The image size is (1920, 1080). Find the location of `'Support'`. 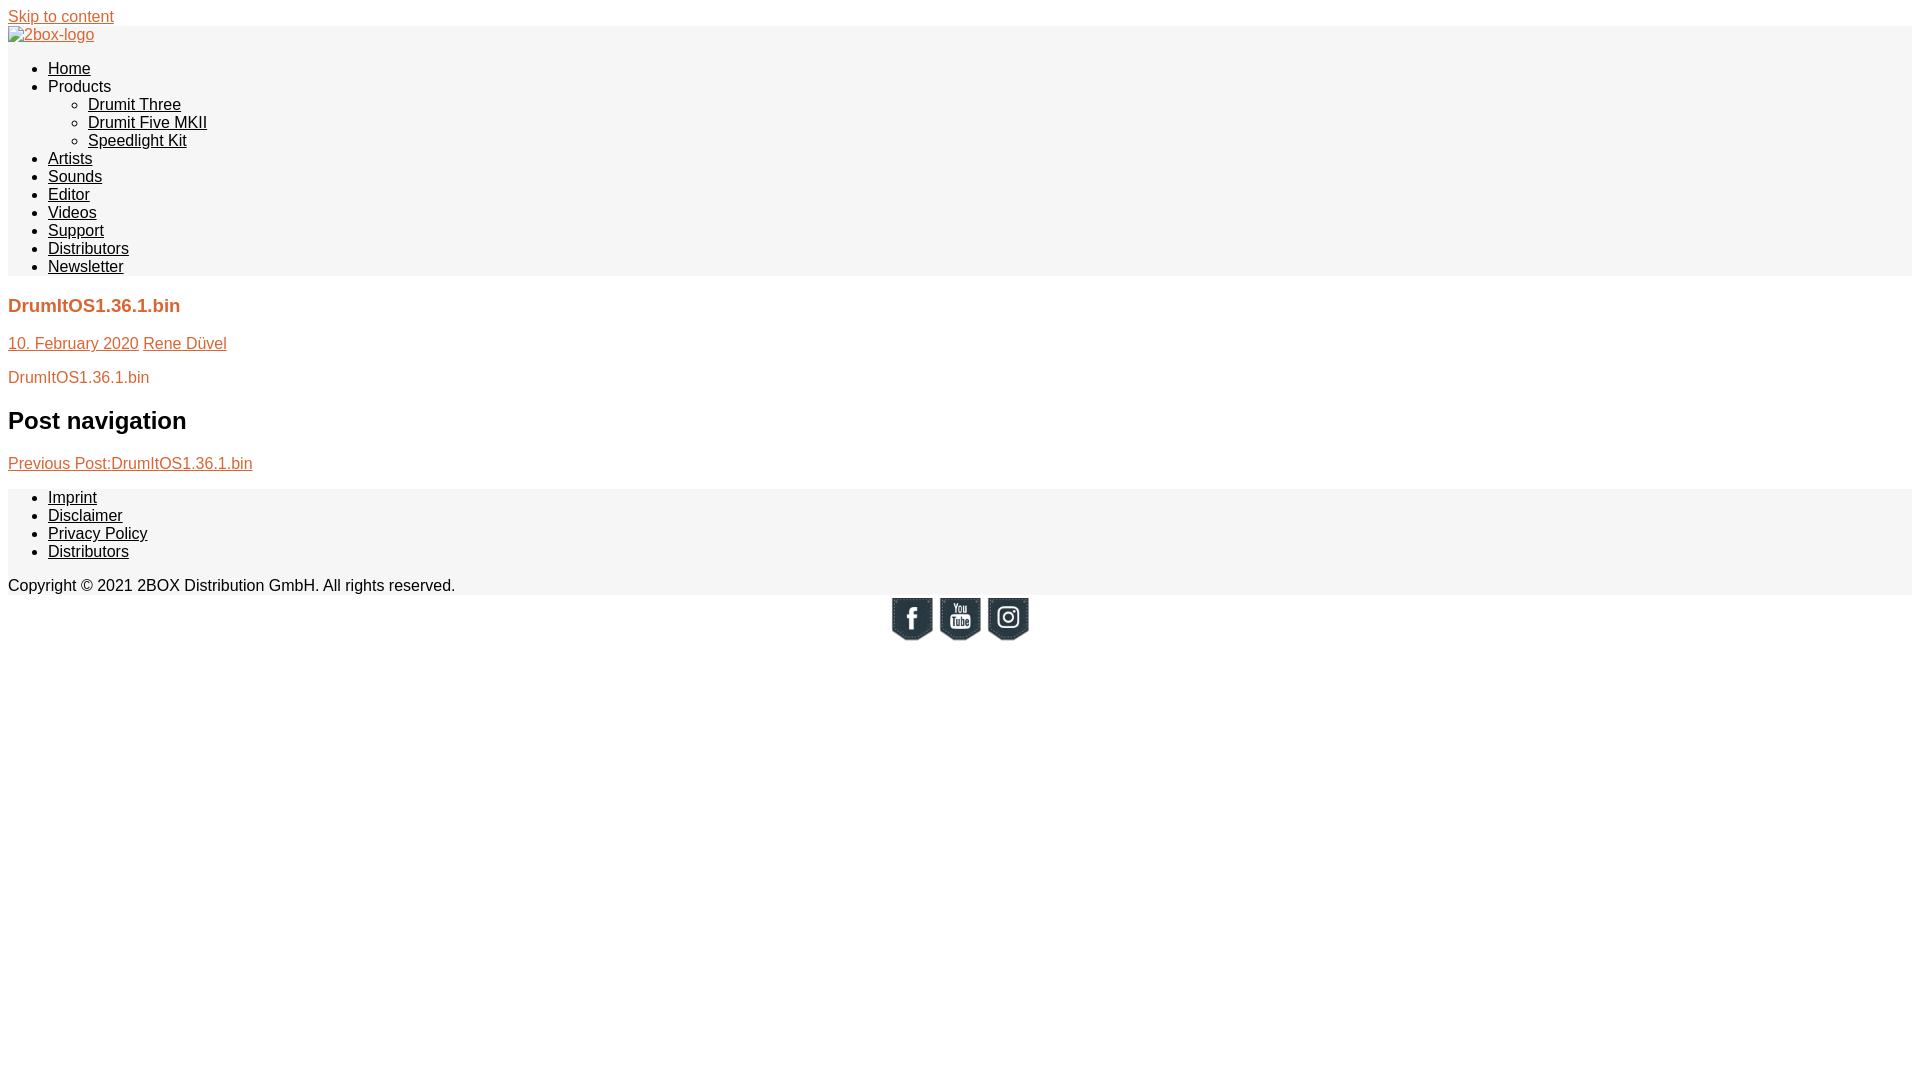

'Support' is located at coordinates (76, 229).